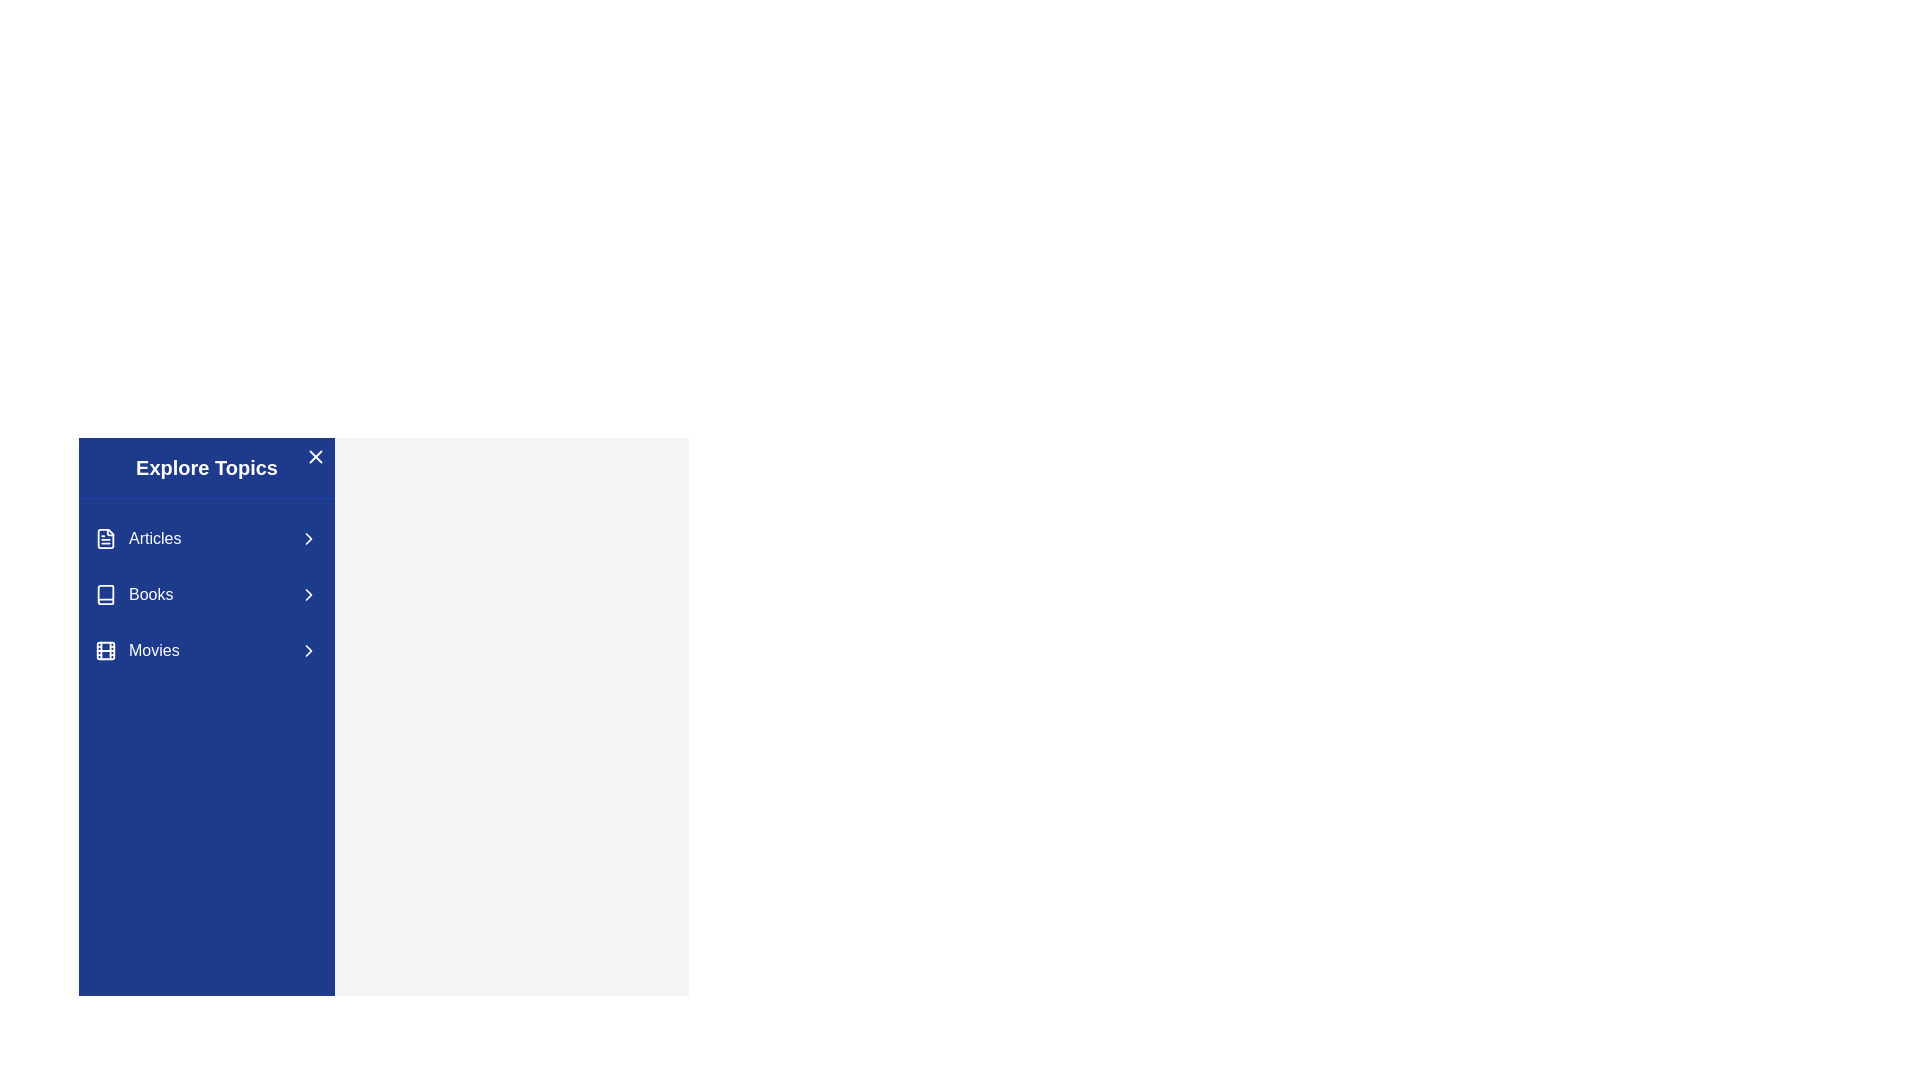  Describe the element at coordinates (104, 593) in the screenshot. I see `the 'Books' menu option icon, which is represented by an open book icon in the left sidebar menu` at that location.